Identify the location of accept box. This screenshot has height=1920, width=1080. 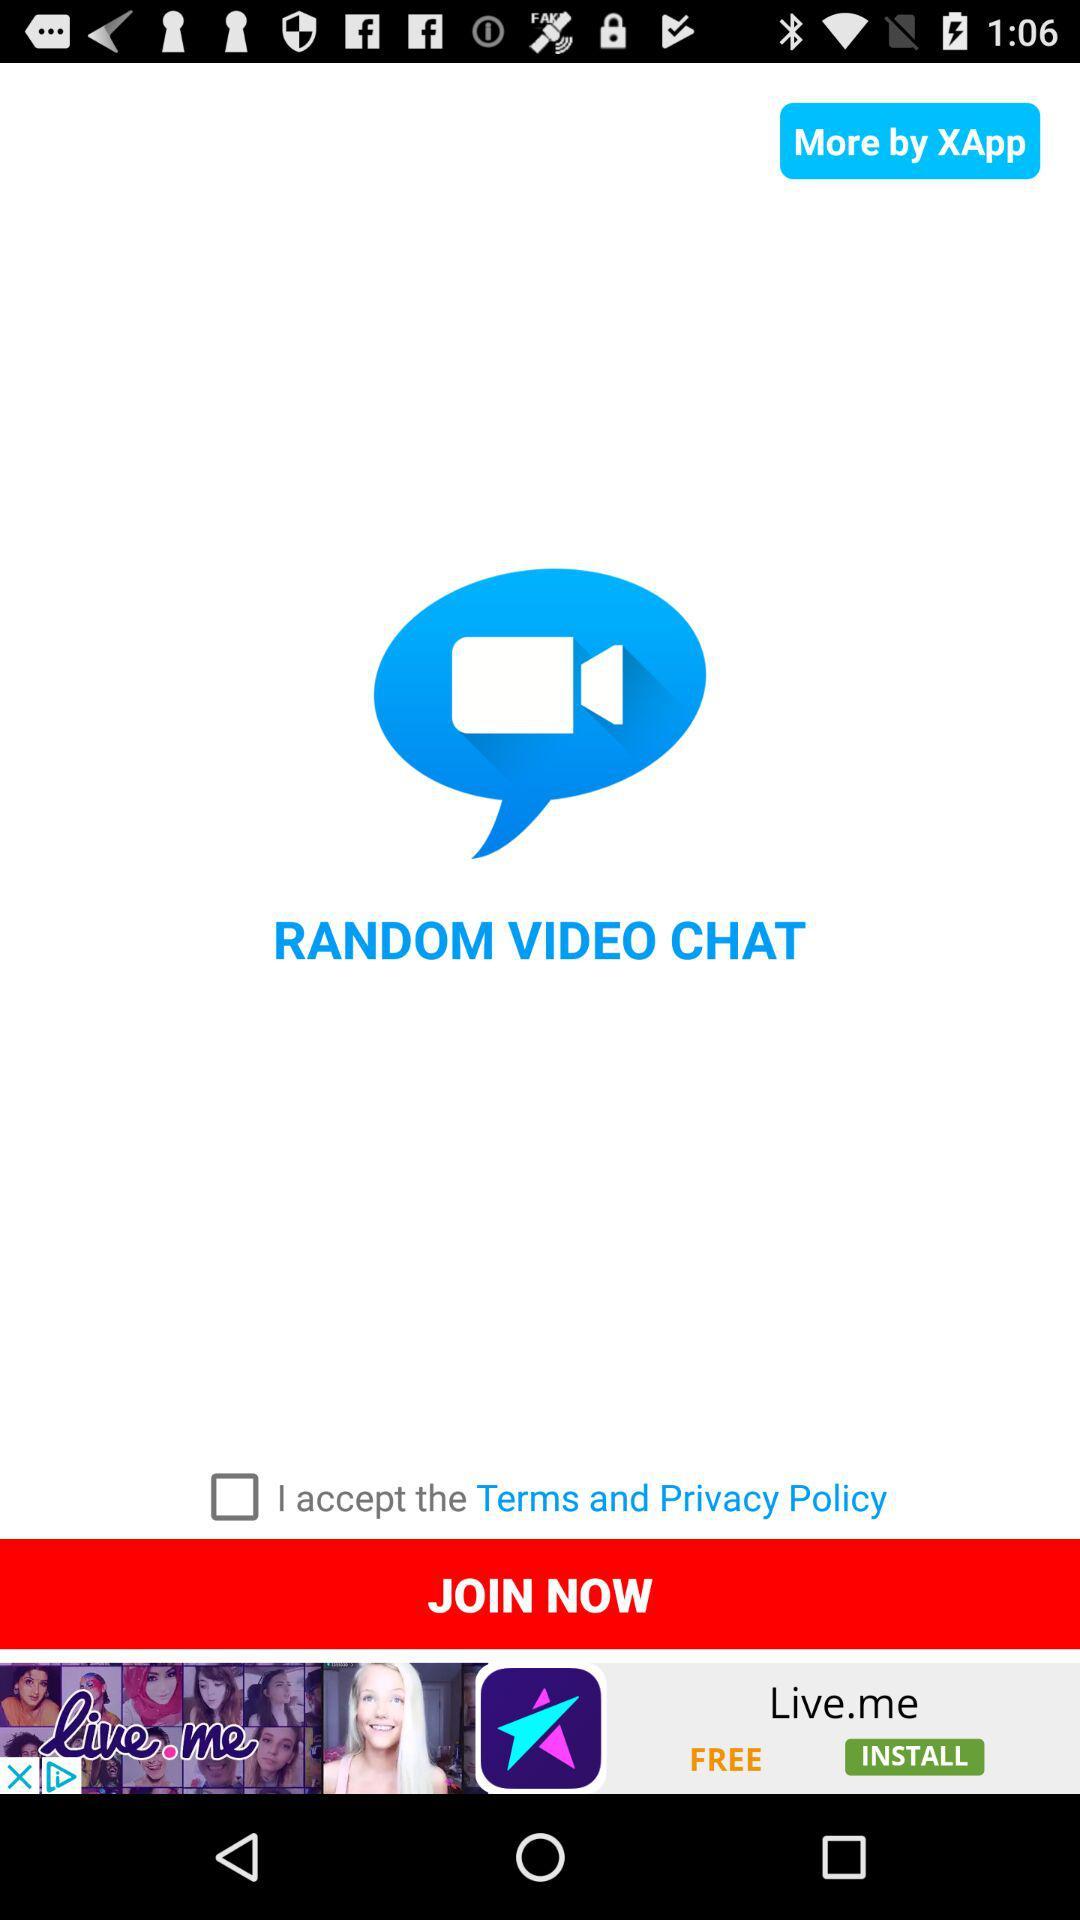
(233, 1497).